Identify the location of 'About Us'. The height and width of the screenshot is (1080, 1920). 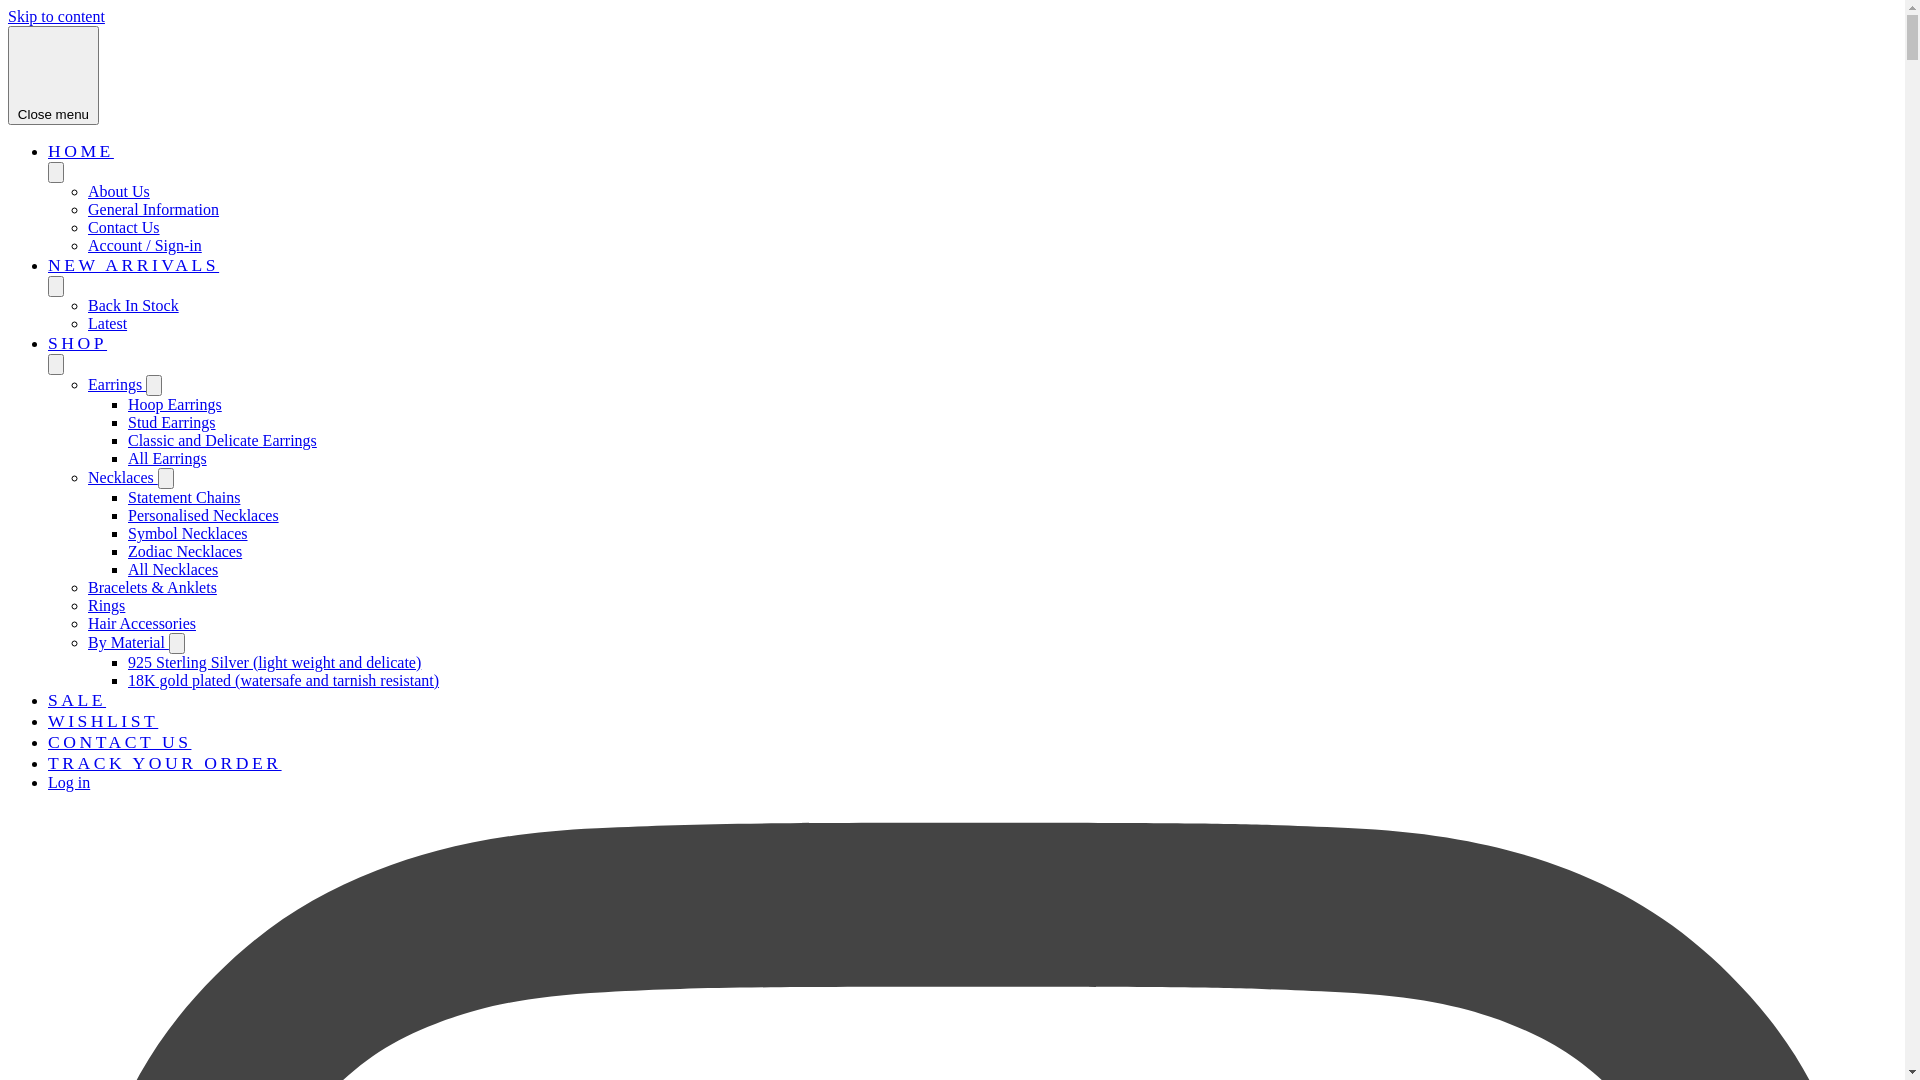
(118, 191).